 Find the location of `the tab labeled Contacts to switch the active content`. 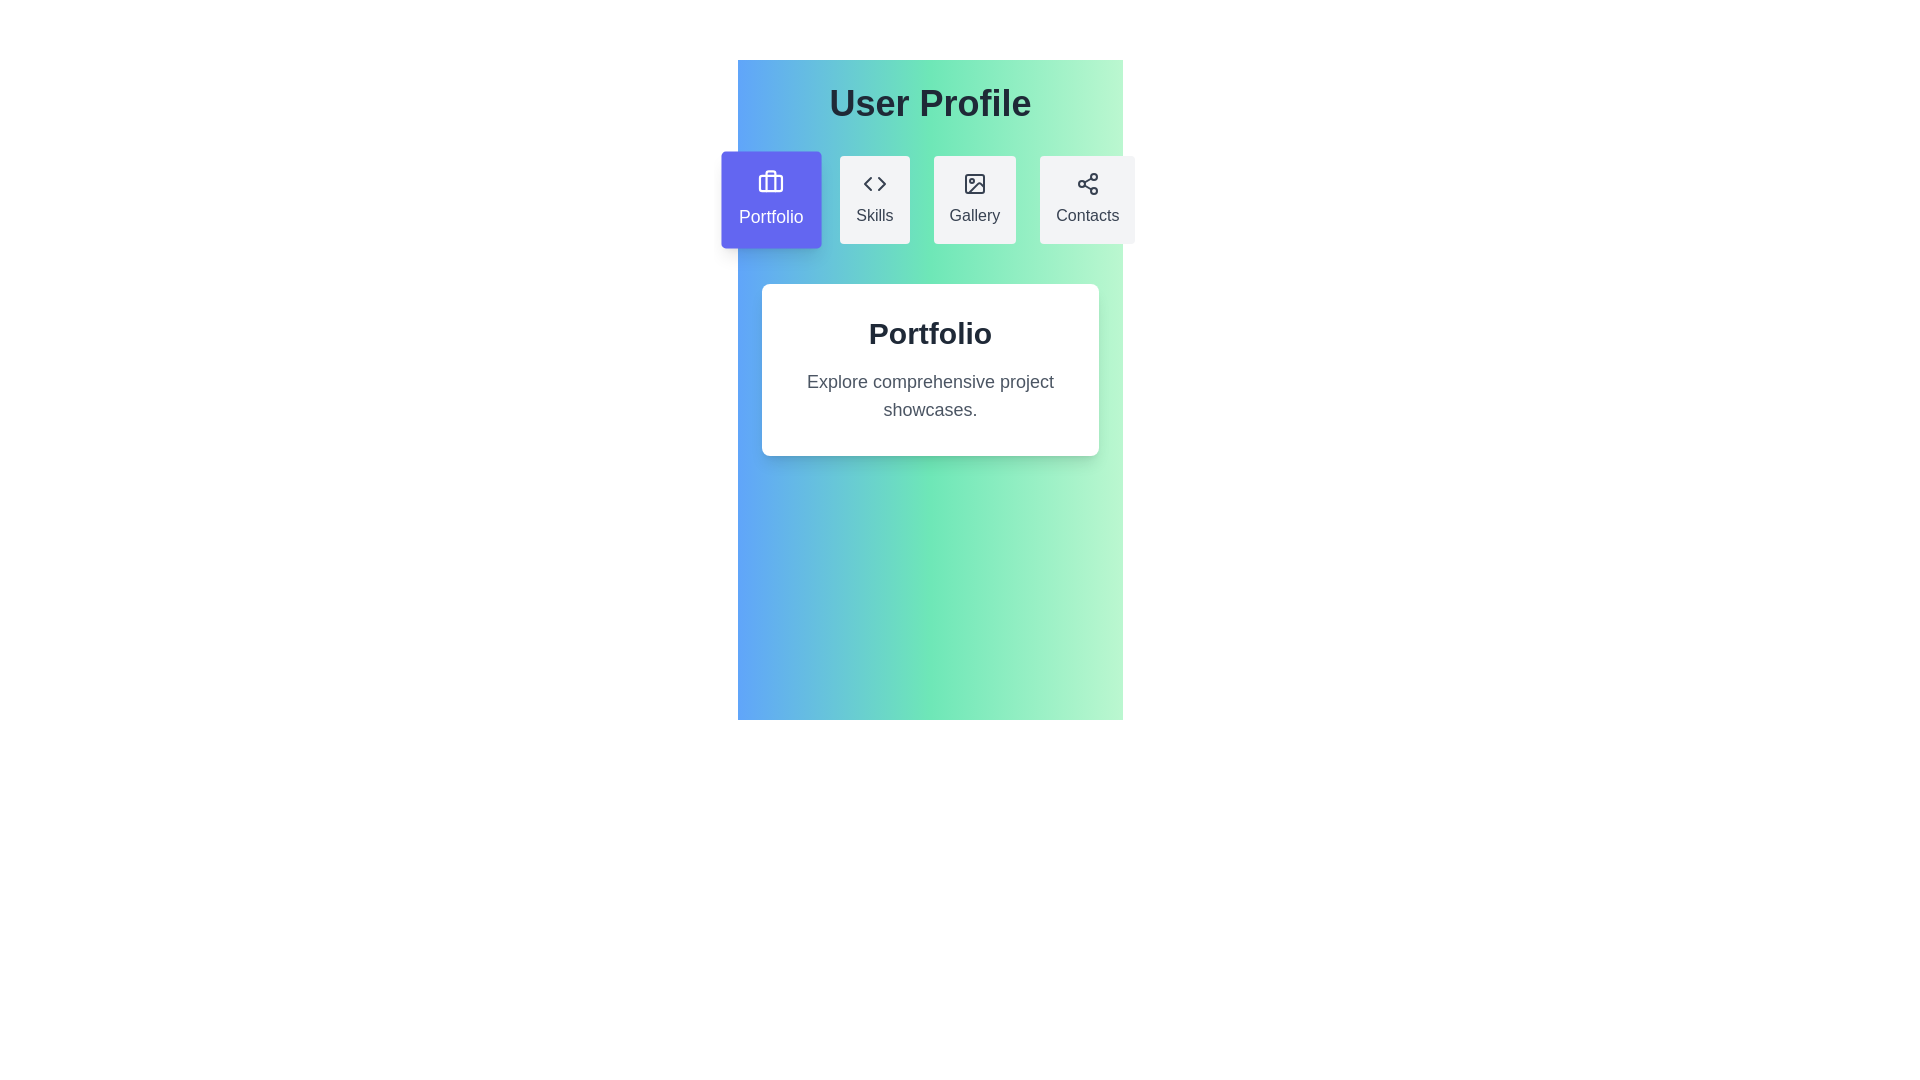

the tab labeled Contacts to switch the active content is located at coordinates (1086, 200).